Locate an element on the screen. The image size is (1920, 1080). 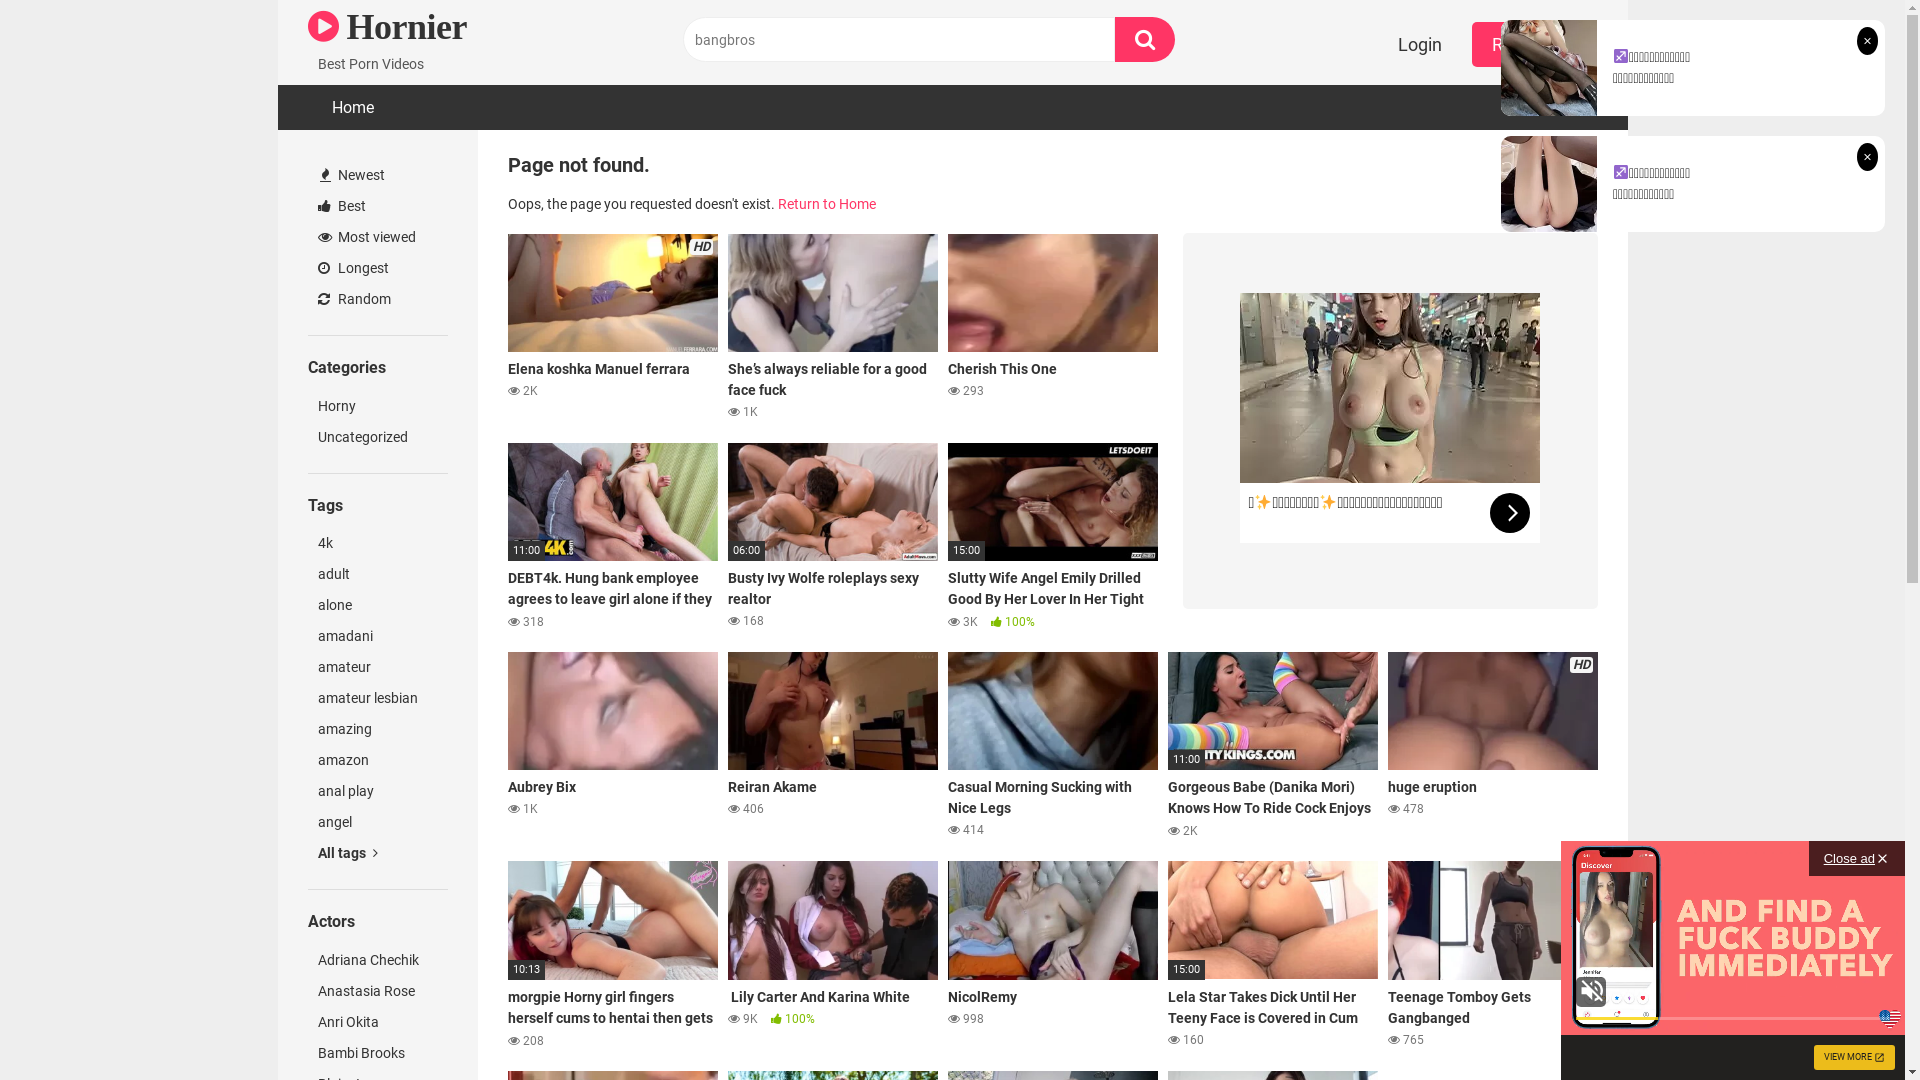
'Uncategorized' is located at coordinates (378, 436).